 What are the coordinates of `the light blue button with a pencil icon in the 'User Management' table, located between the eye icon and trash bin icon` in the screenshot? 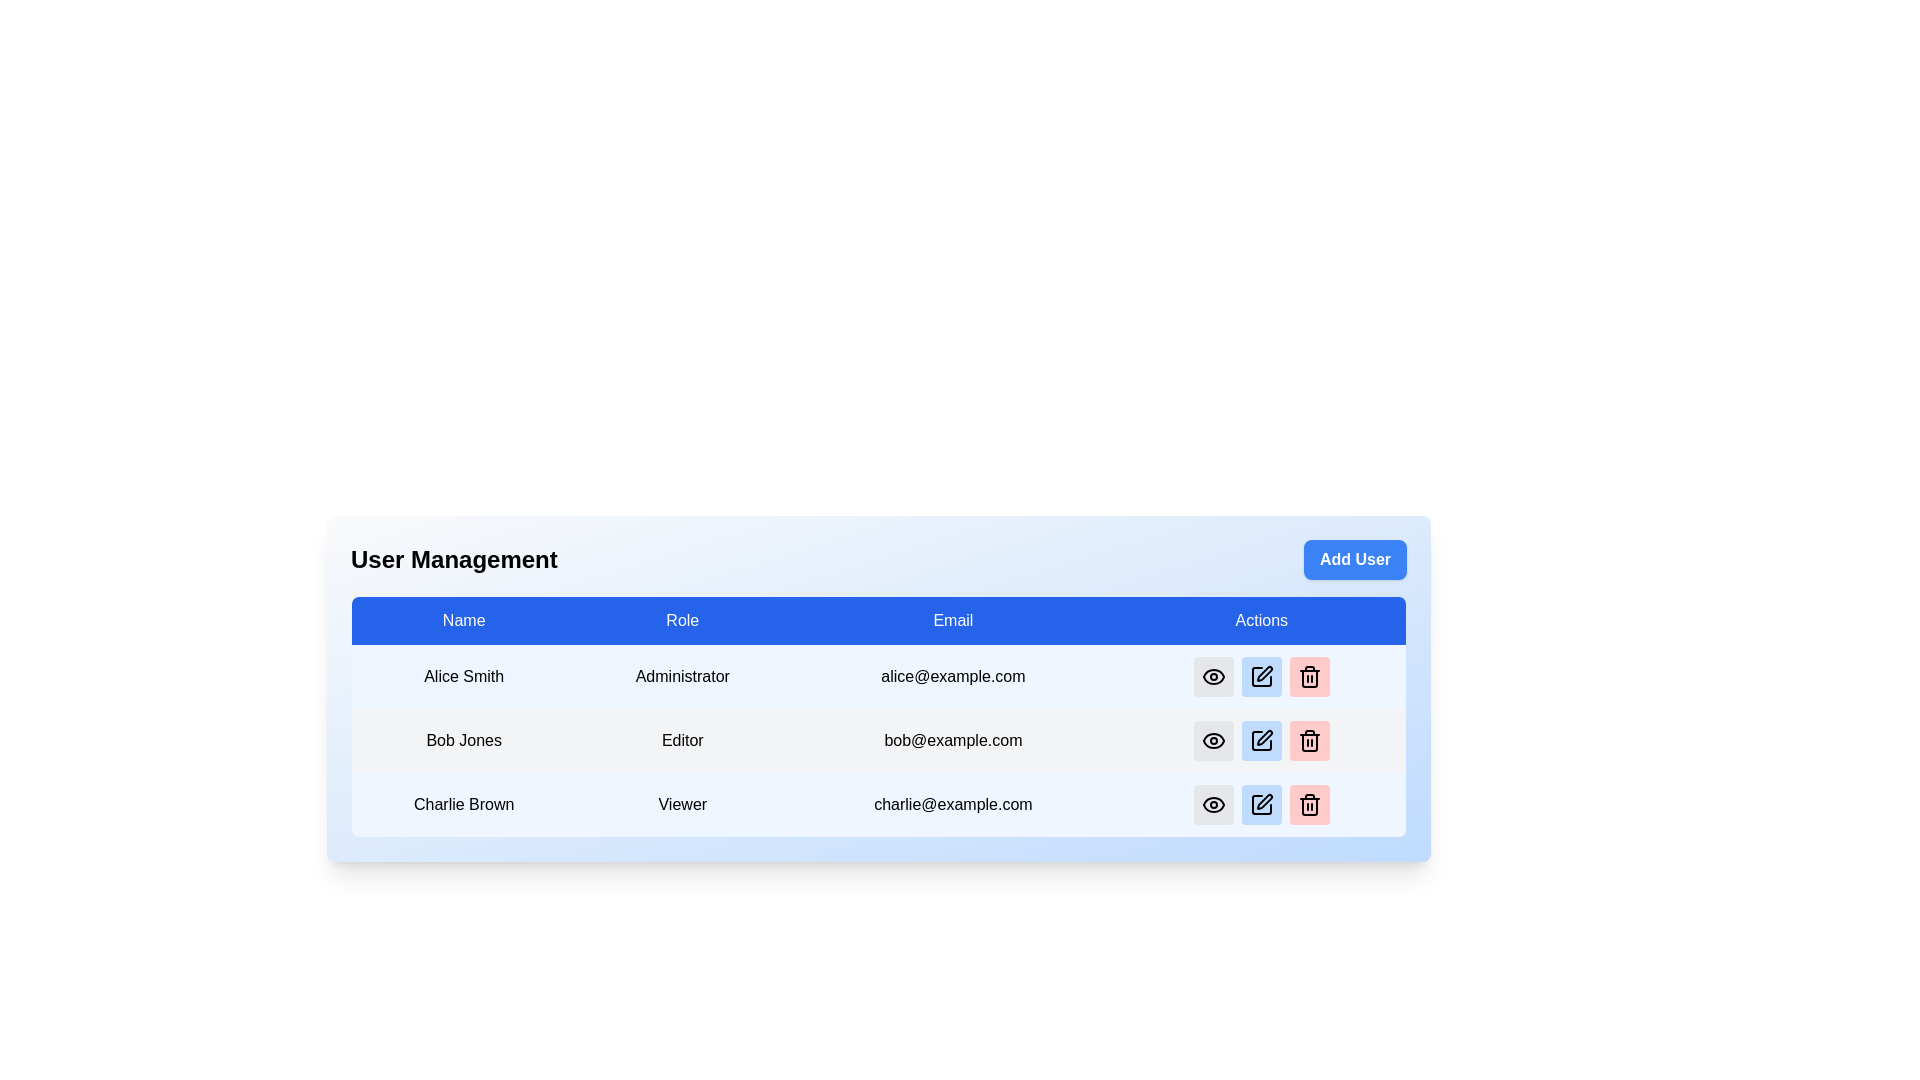 It's located at (1260, 804).